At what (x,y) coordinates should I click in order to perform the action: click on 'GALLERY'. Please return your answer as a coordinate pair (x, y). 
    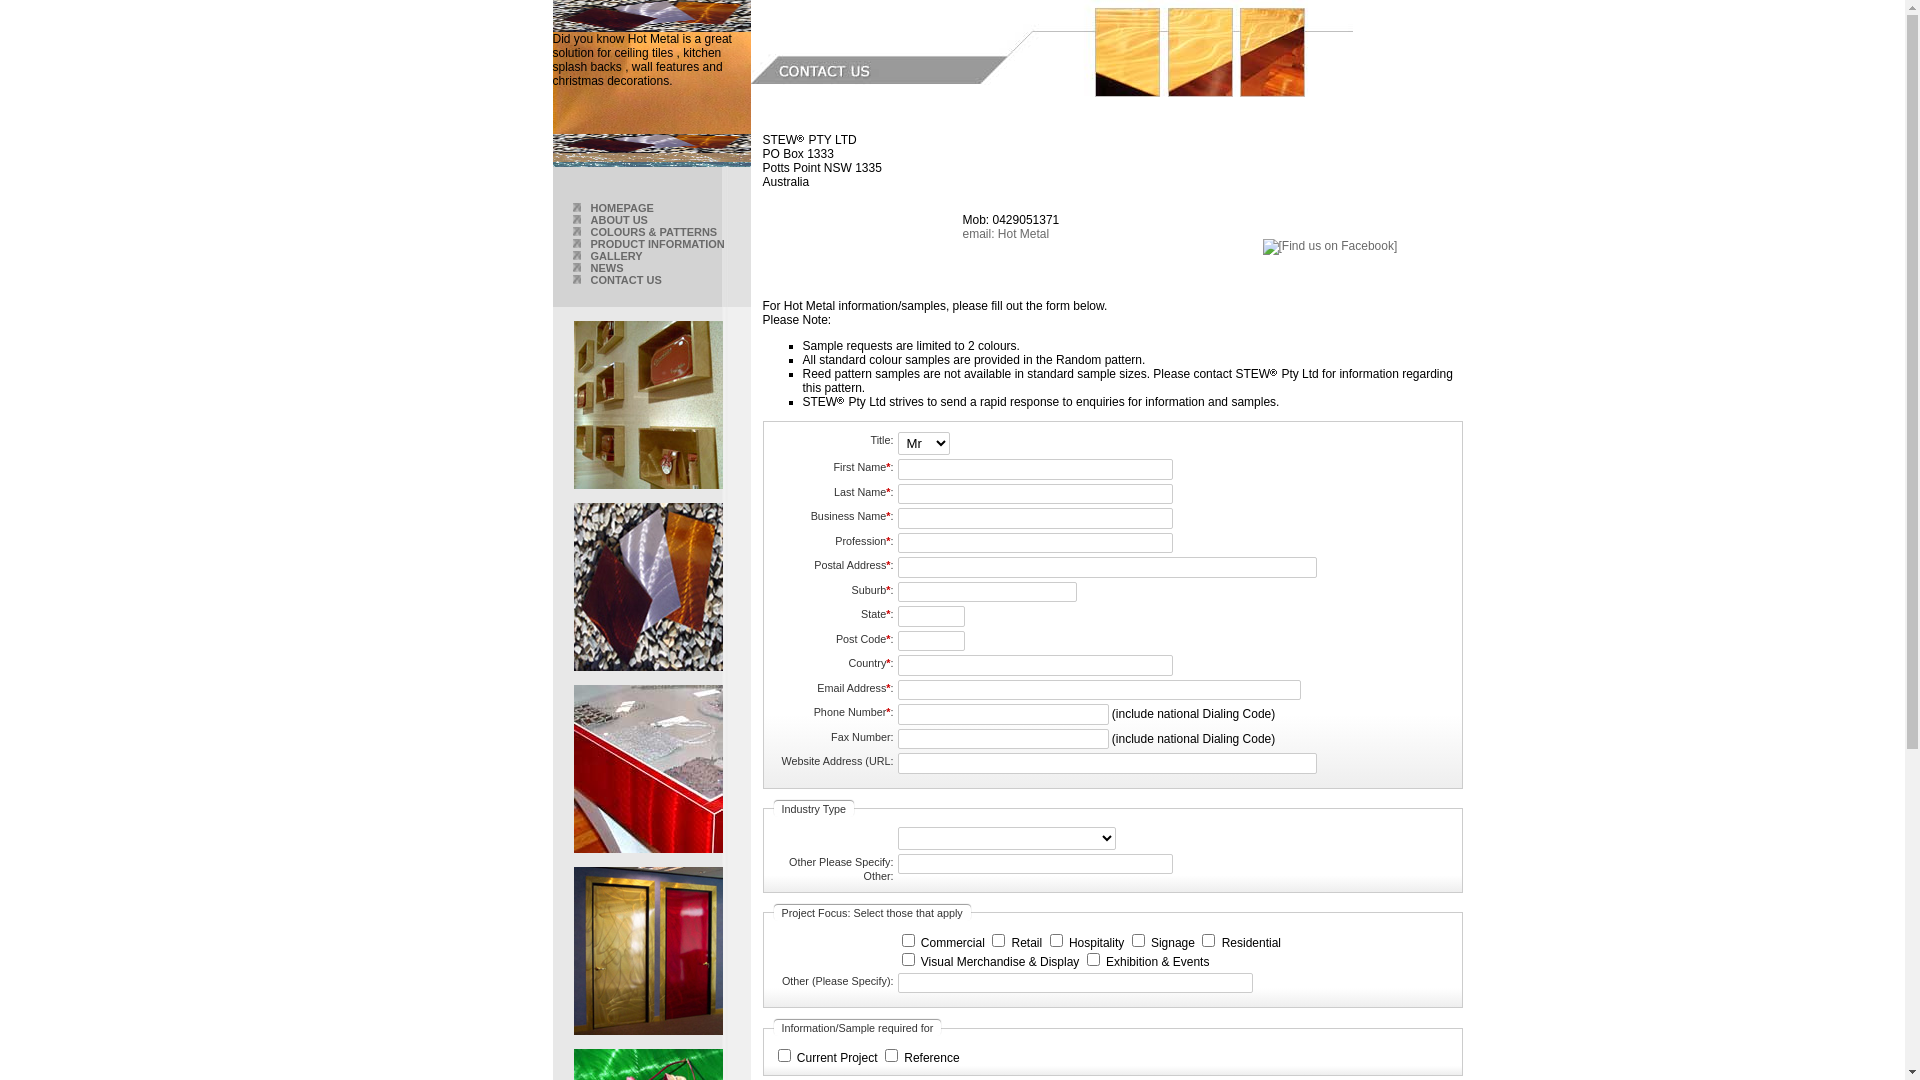
    Looking at the image, I should click on (614, 254).